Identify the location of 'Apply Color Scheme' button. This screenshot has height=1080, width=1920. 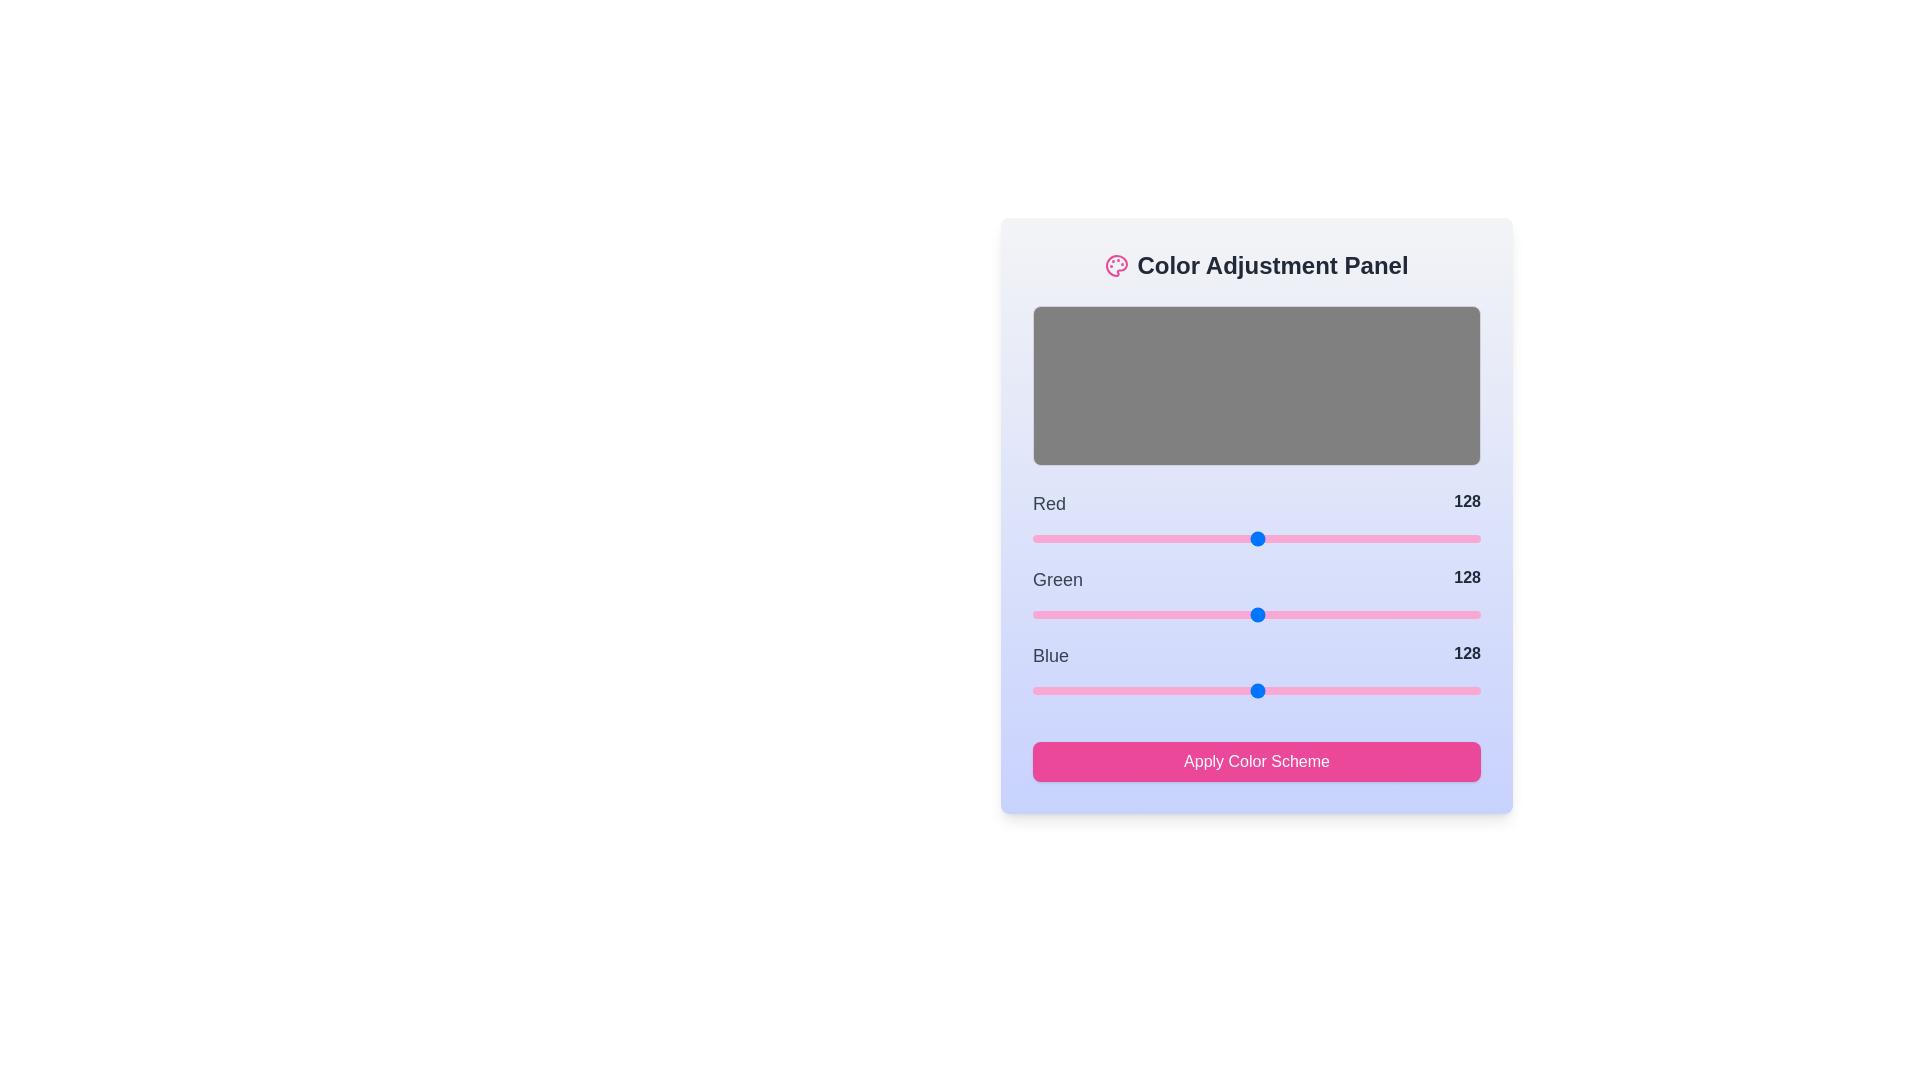
(1256, 762).